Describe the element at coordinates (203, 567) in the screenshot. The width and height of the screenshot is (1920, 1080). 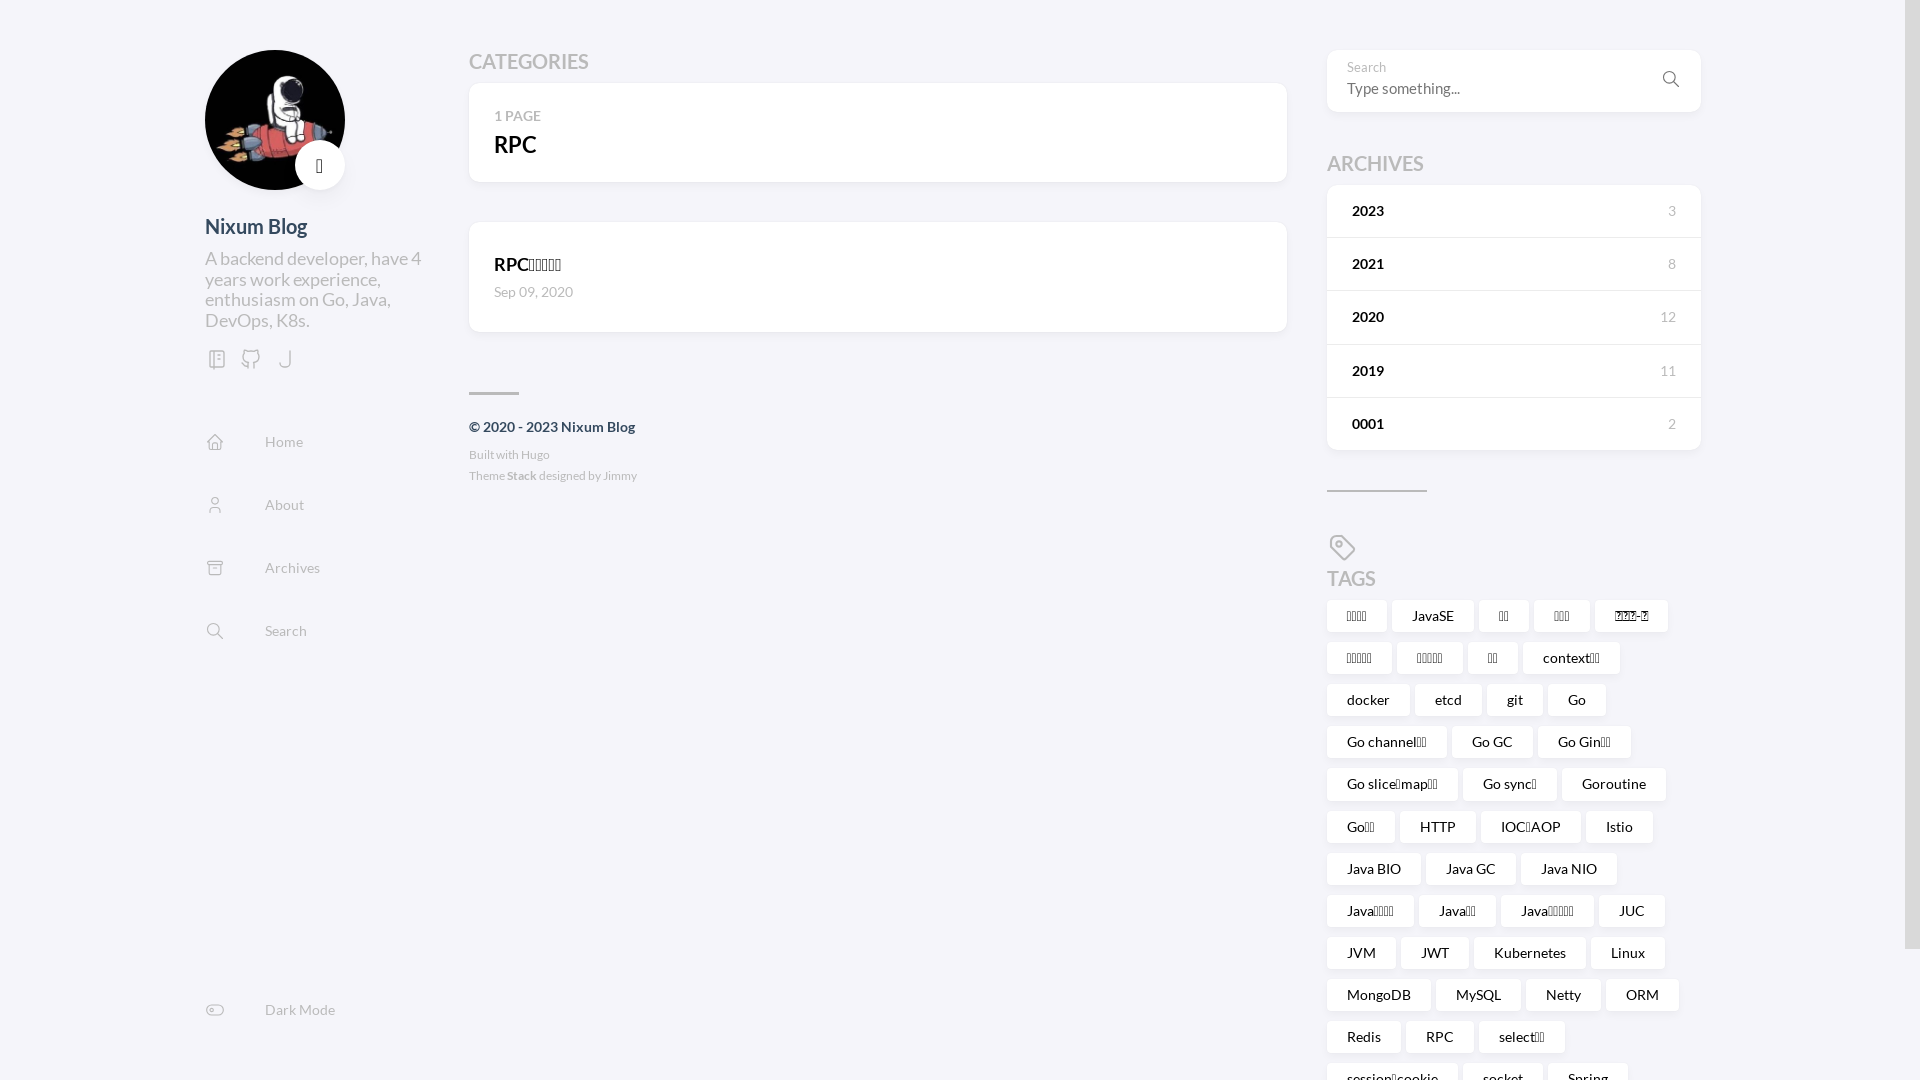
I see `'Archives'` at that location.